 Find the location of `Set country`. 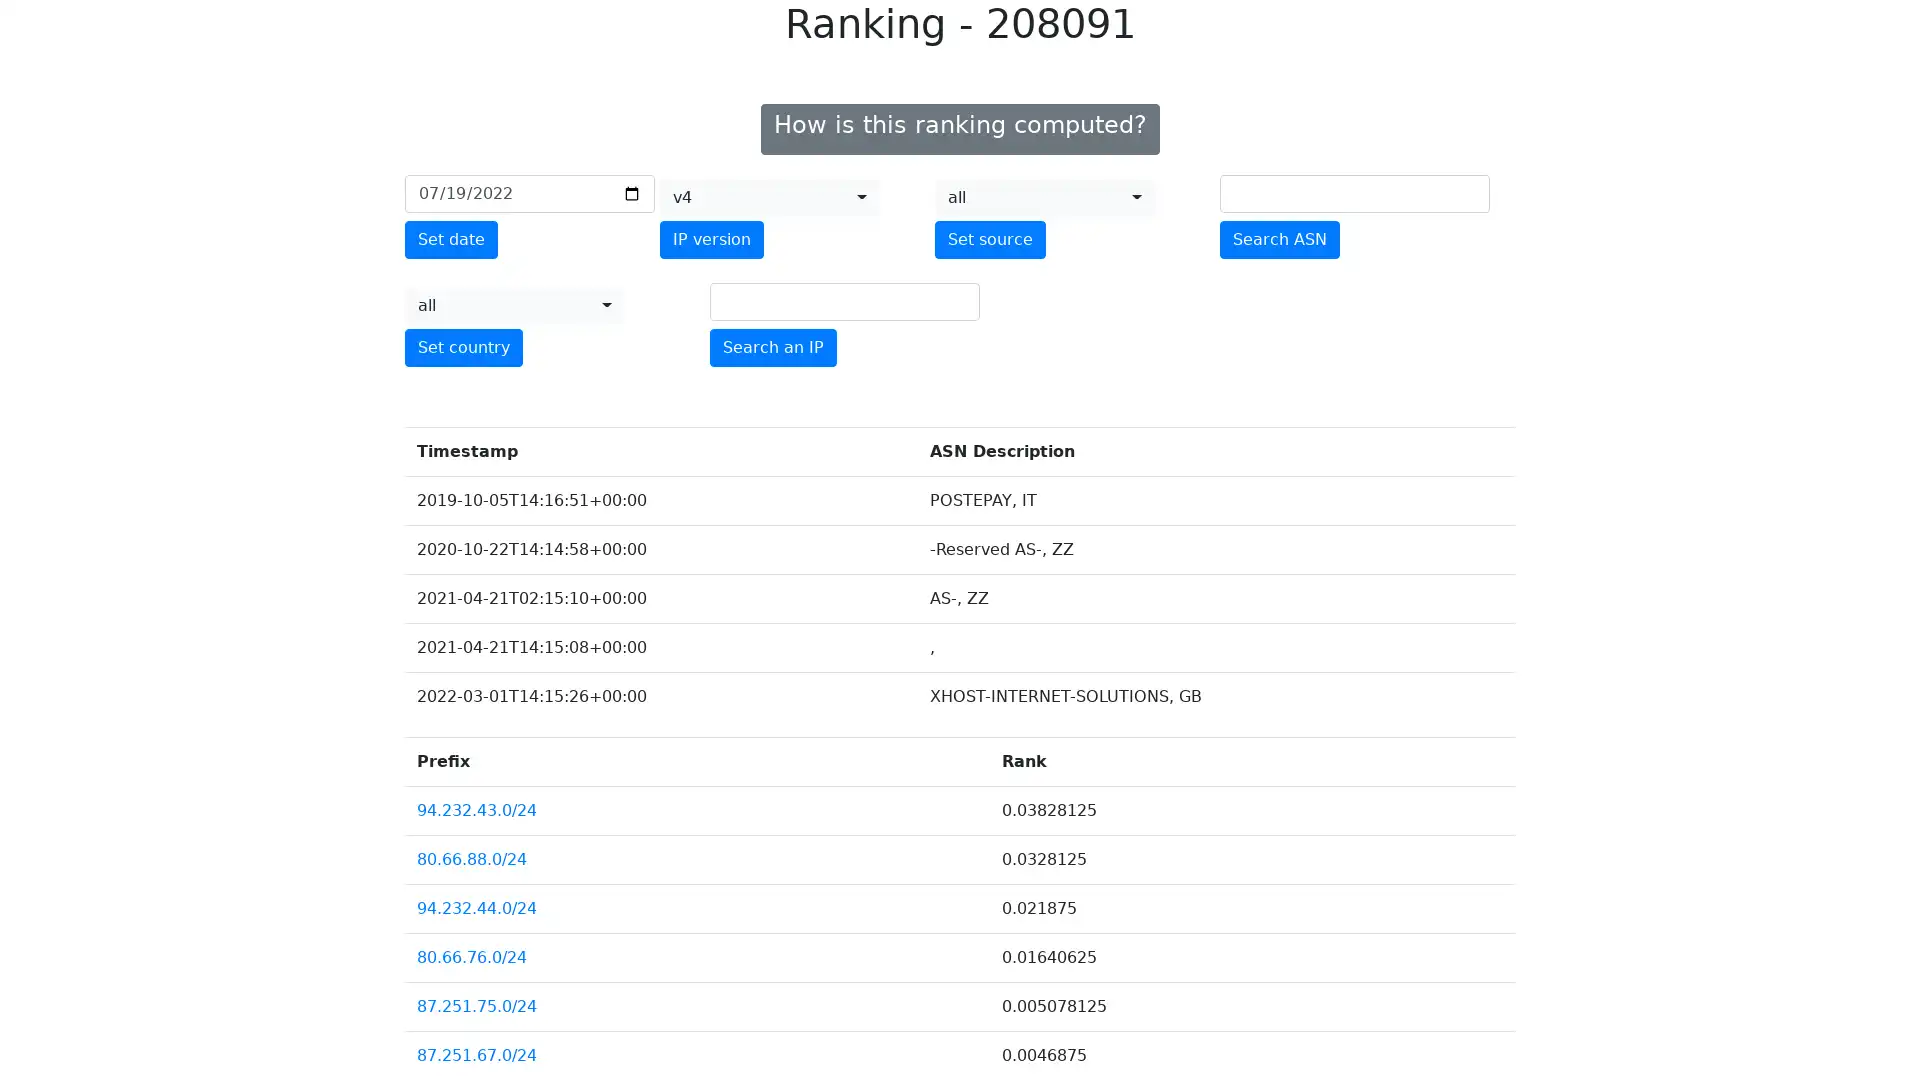

Set country is located at coordinates (463, 346).